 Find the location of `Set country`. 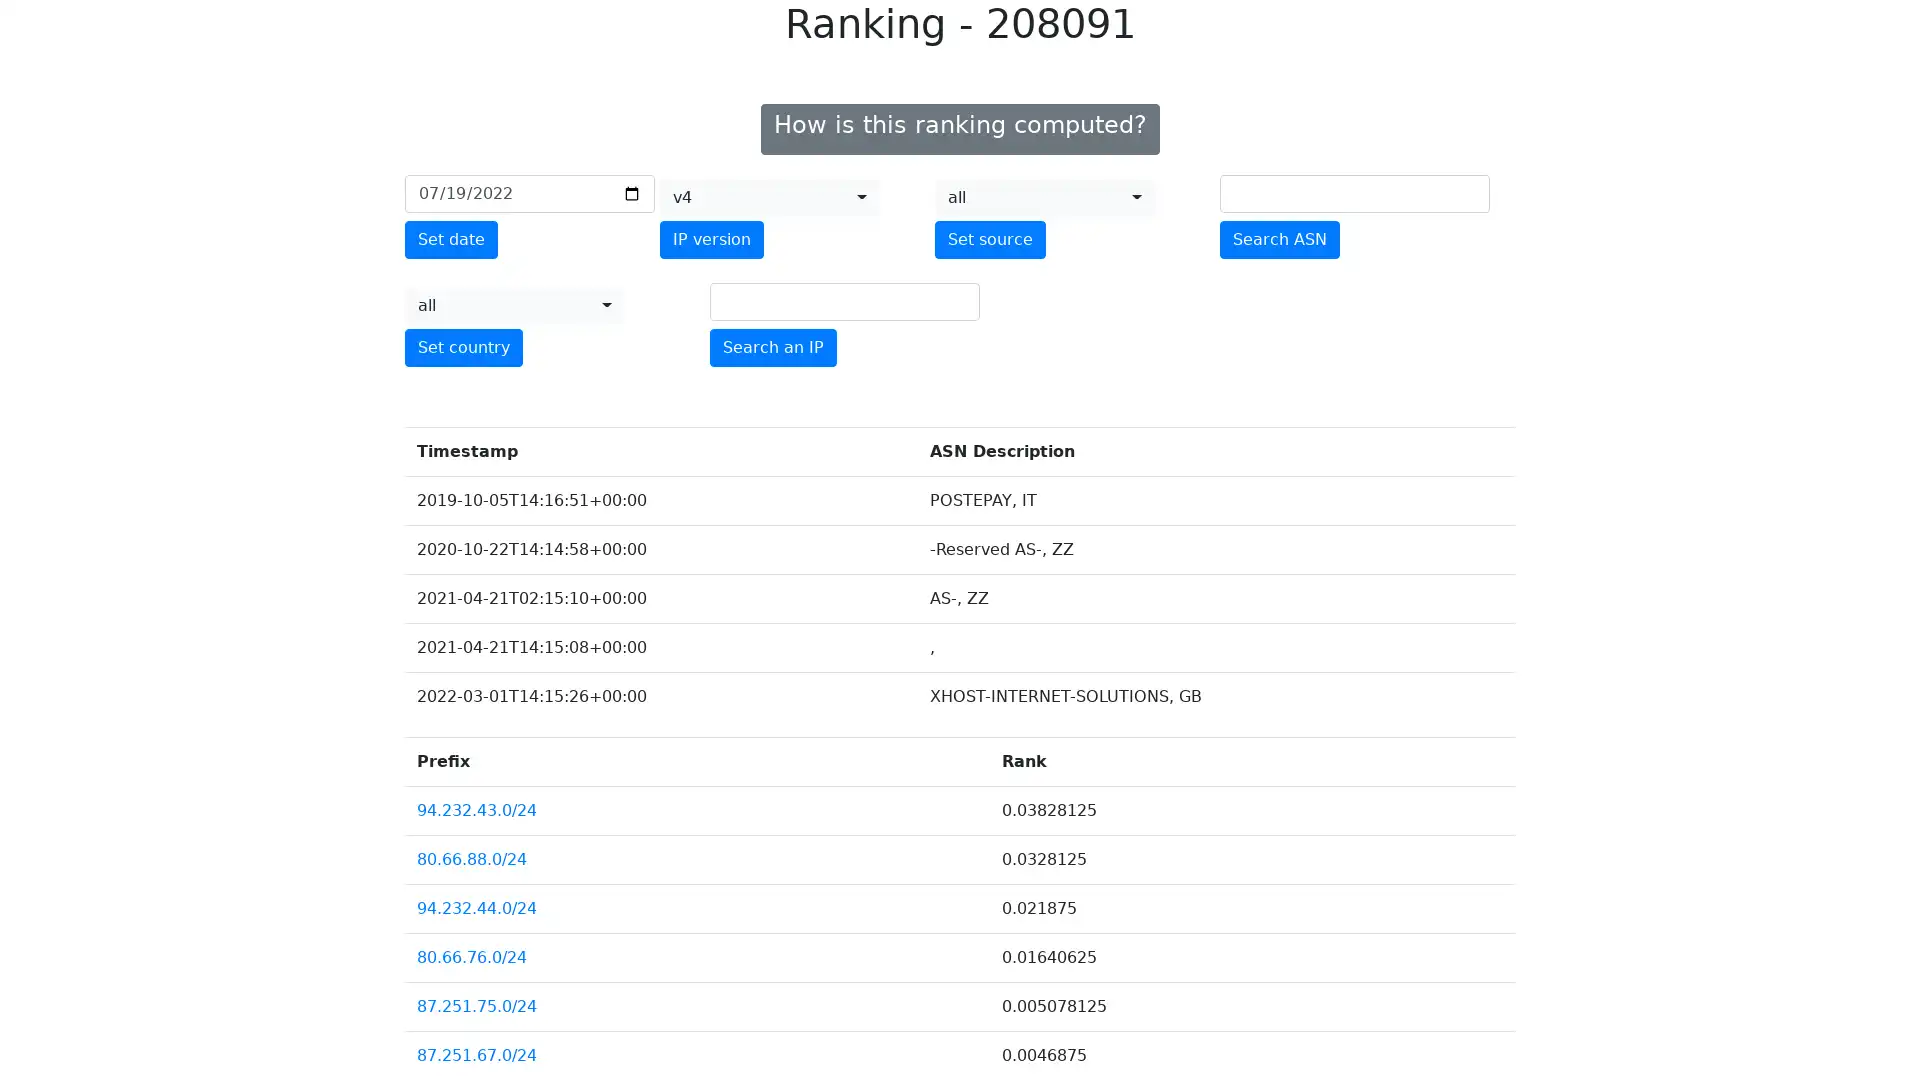

Set country is located at coordinates (463, 346).